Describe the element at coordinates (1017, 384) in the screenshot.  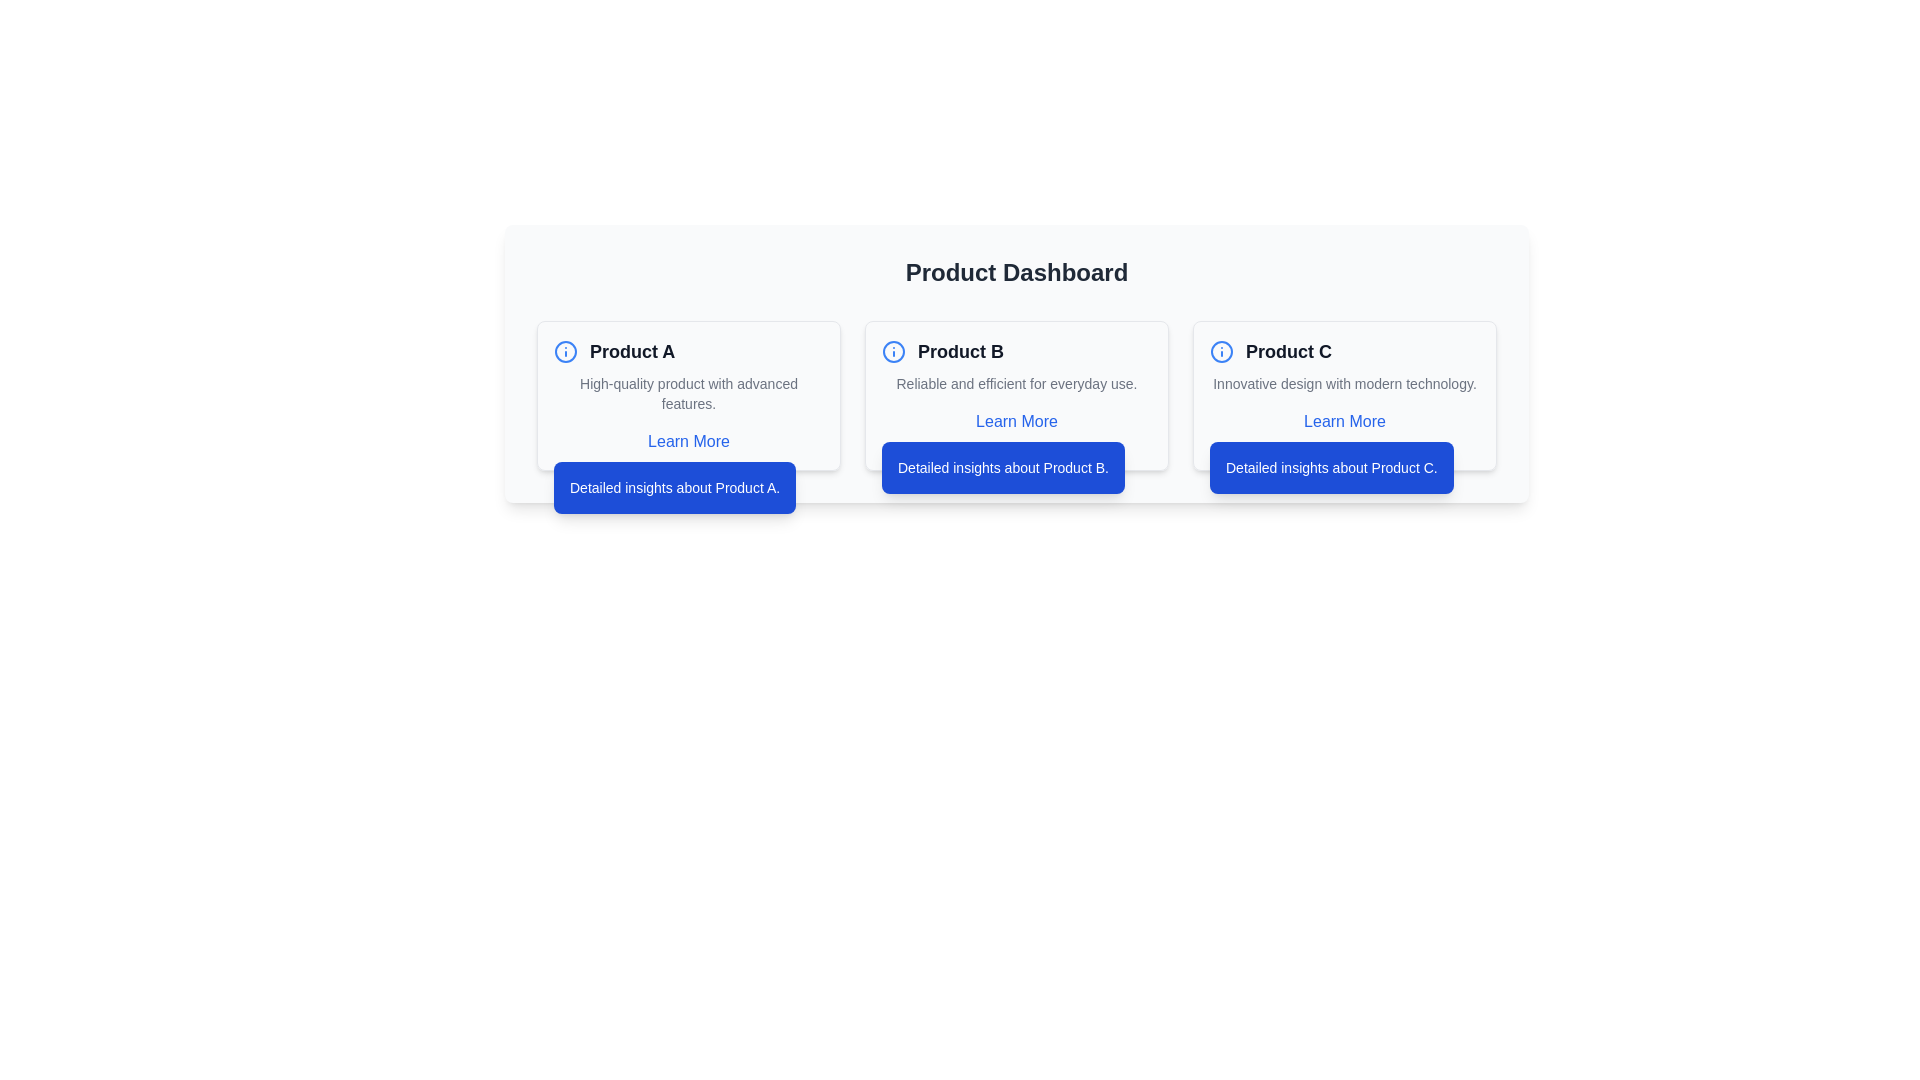
I see `the descriptive text label located within the product card for 'Product B', which is positioned directly below the 'Product B' title and above the 'Learn More' link` at that location.